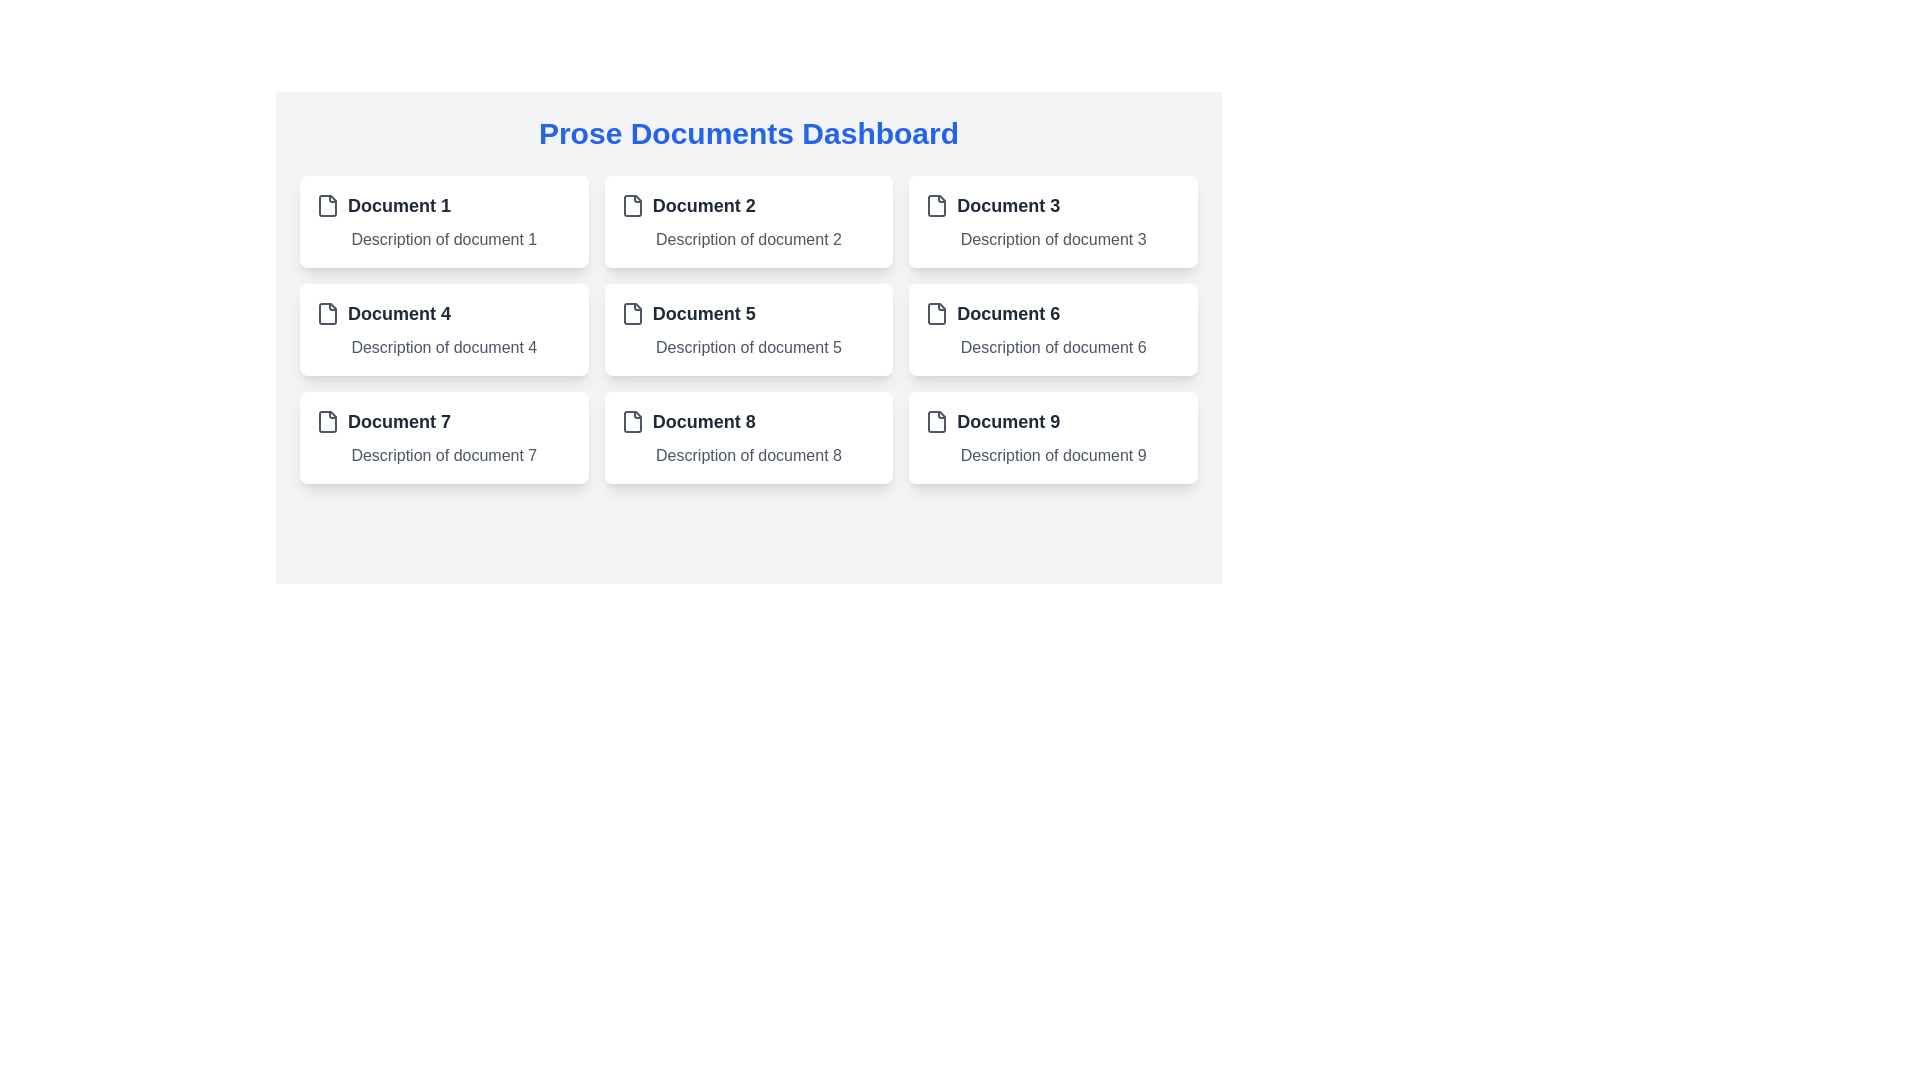 The height and width of the screenshot is (1080, 1920). I want to click on the document description card for 'Document 8' located at the center coordinates, so click(747, 437).